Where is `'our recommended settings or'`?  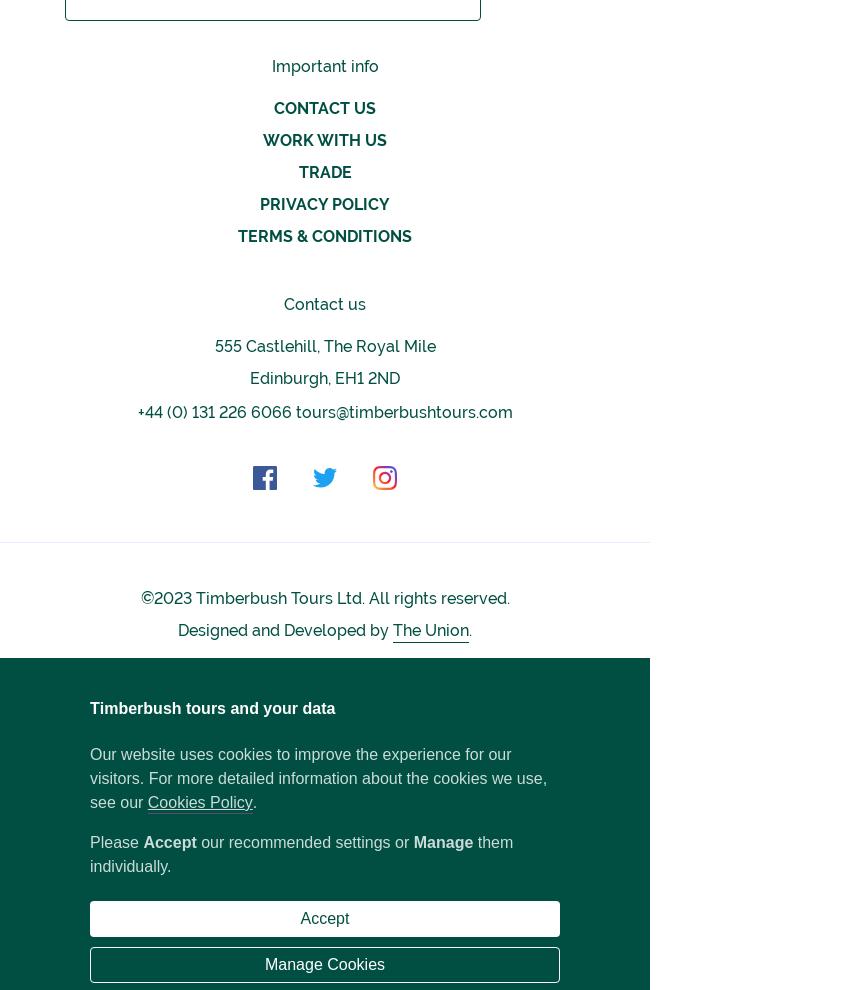 'our recommended settings or' is located at coordinates (304, 841).